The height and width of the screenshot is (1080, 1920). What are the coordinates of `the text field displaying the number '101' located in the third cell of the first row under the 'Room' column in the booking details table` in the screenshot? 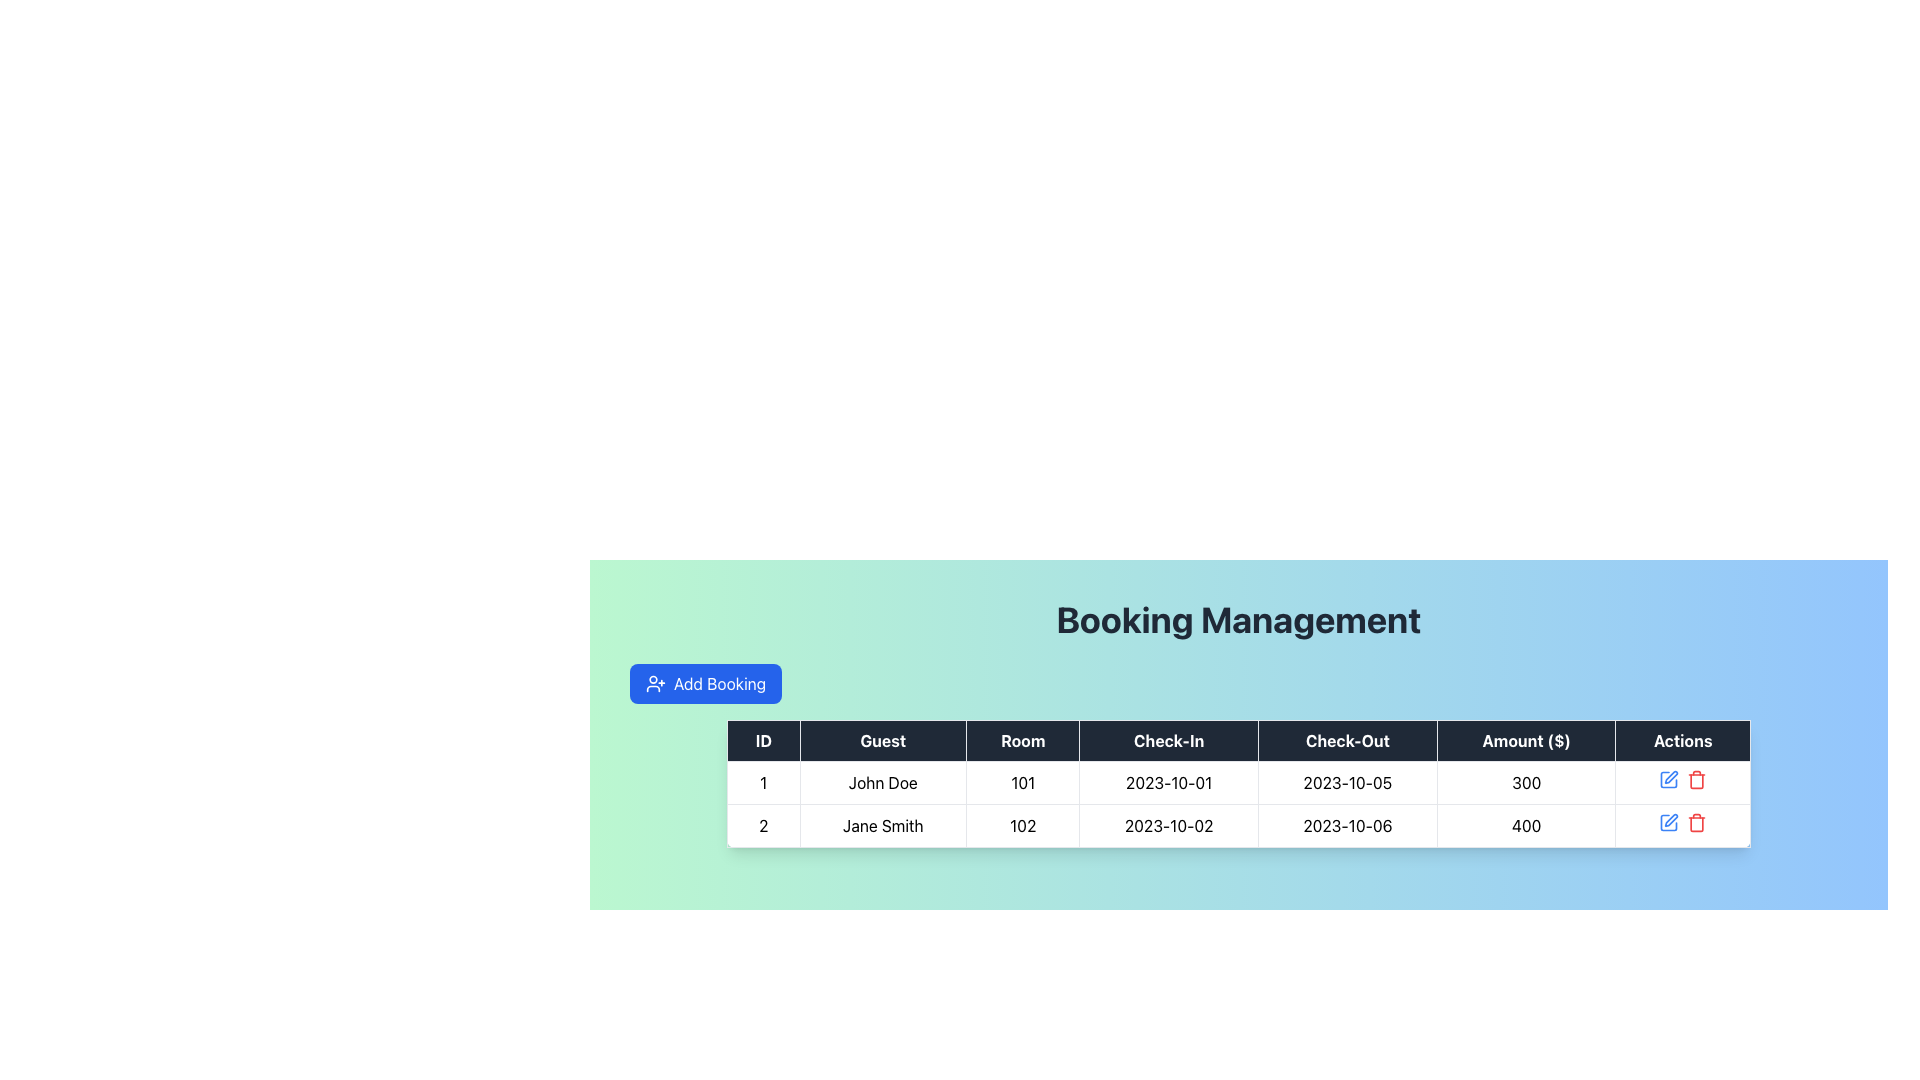 It's located at (1023, 782).